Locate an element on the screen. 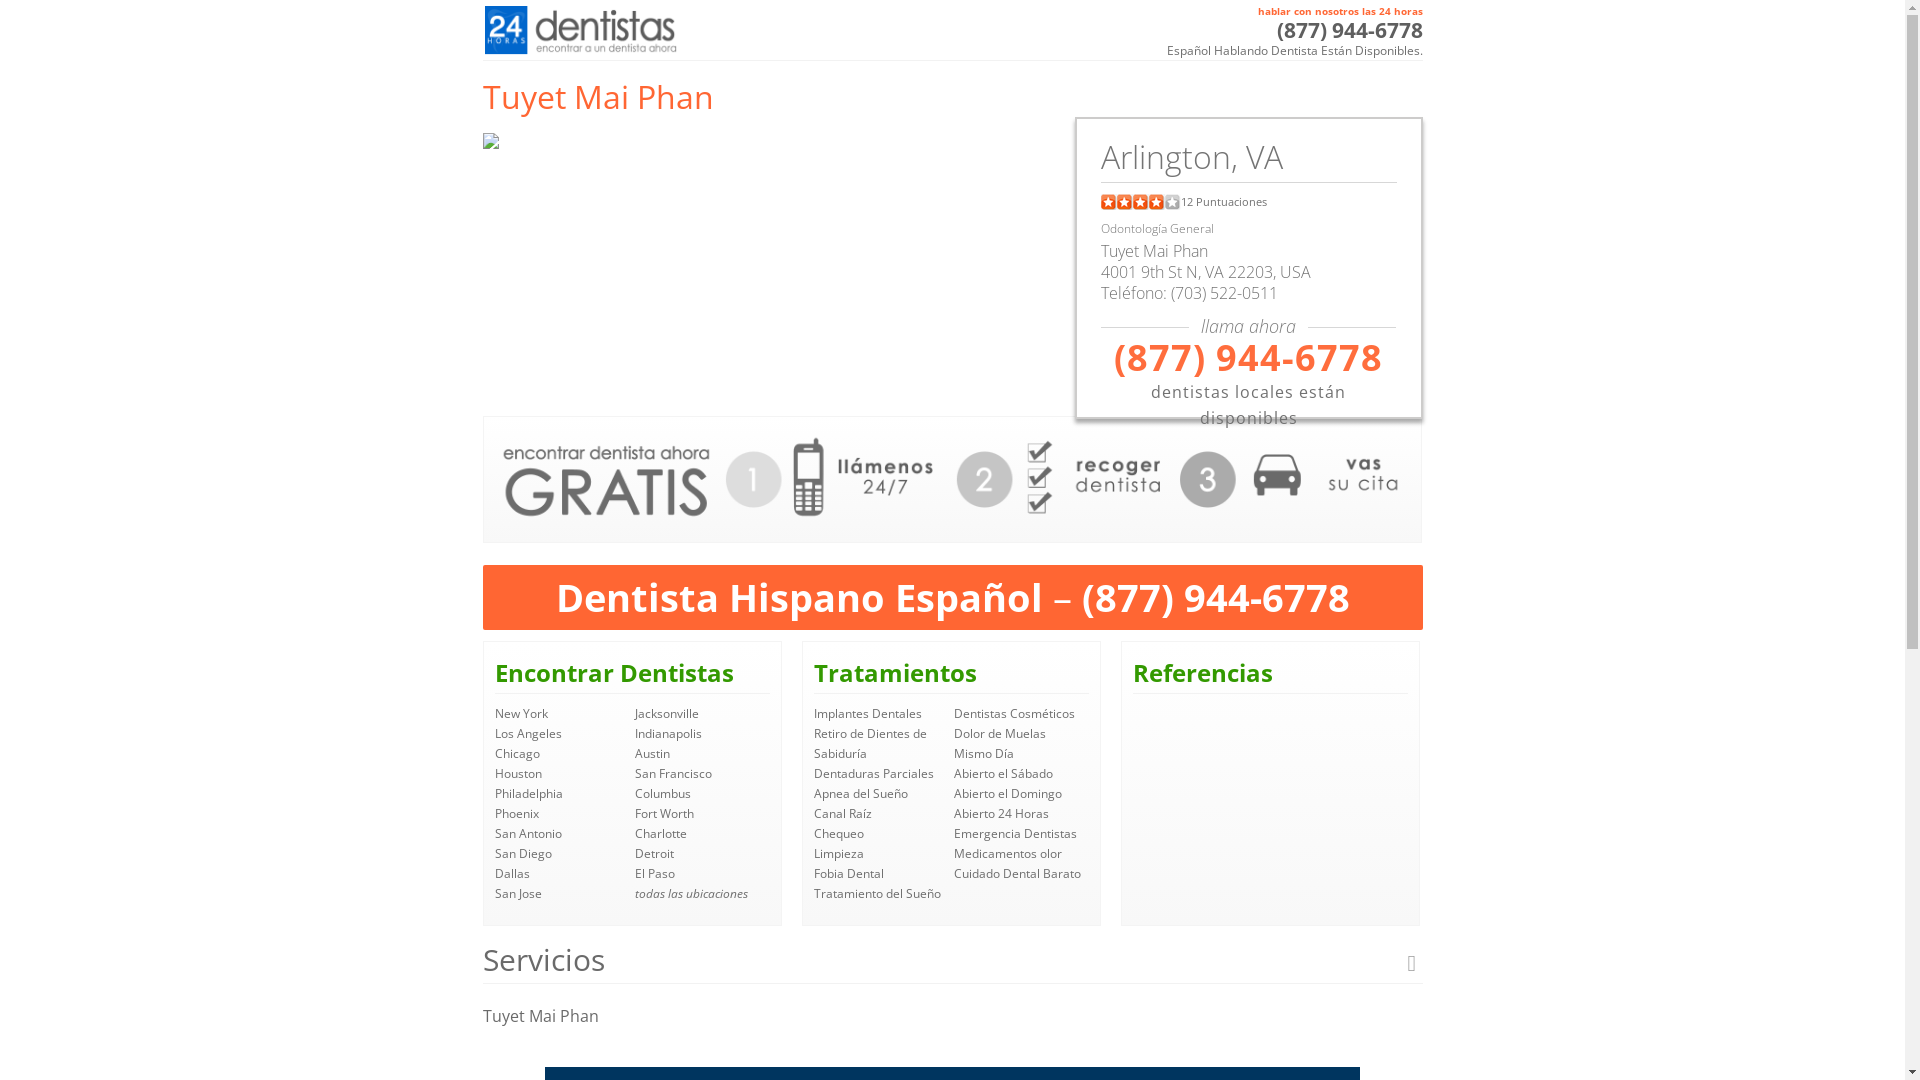 Image resolution: width=1920 pixels, height=1080 pixels. 'San Diego' is located at coordinates (522, 853).